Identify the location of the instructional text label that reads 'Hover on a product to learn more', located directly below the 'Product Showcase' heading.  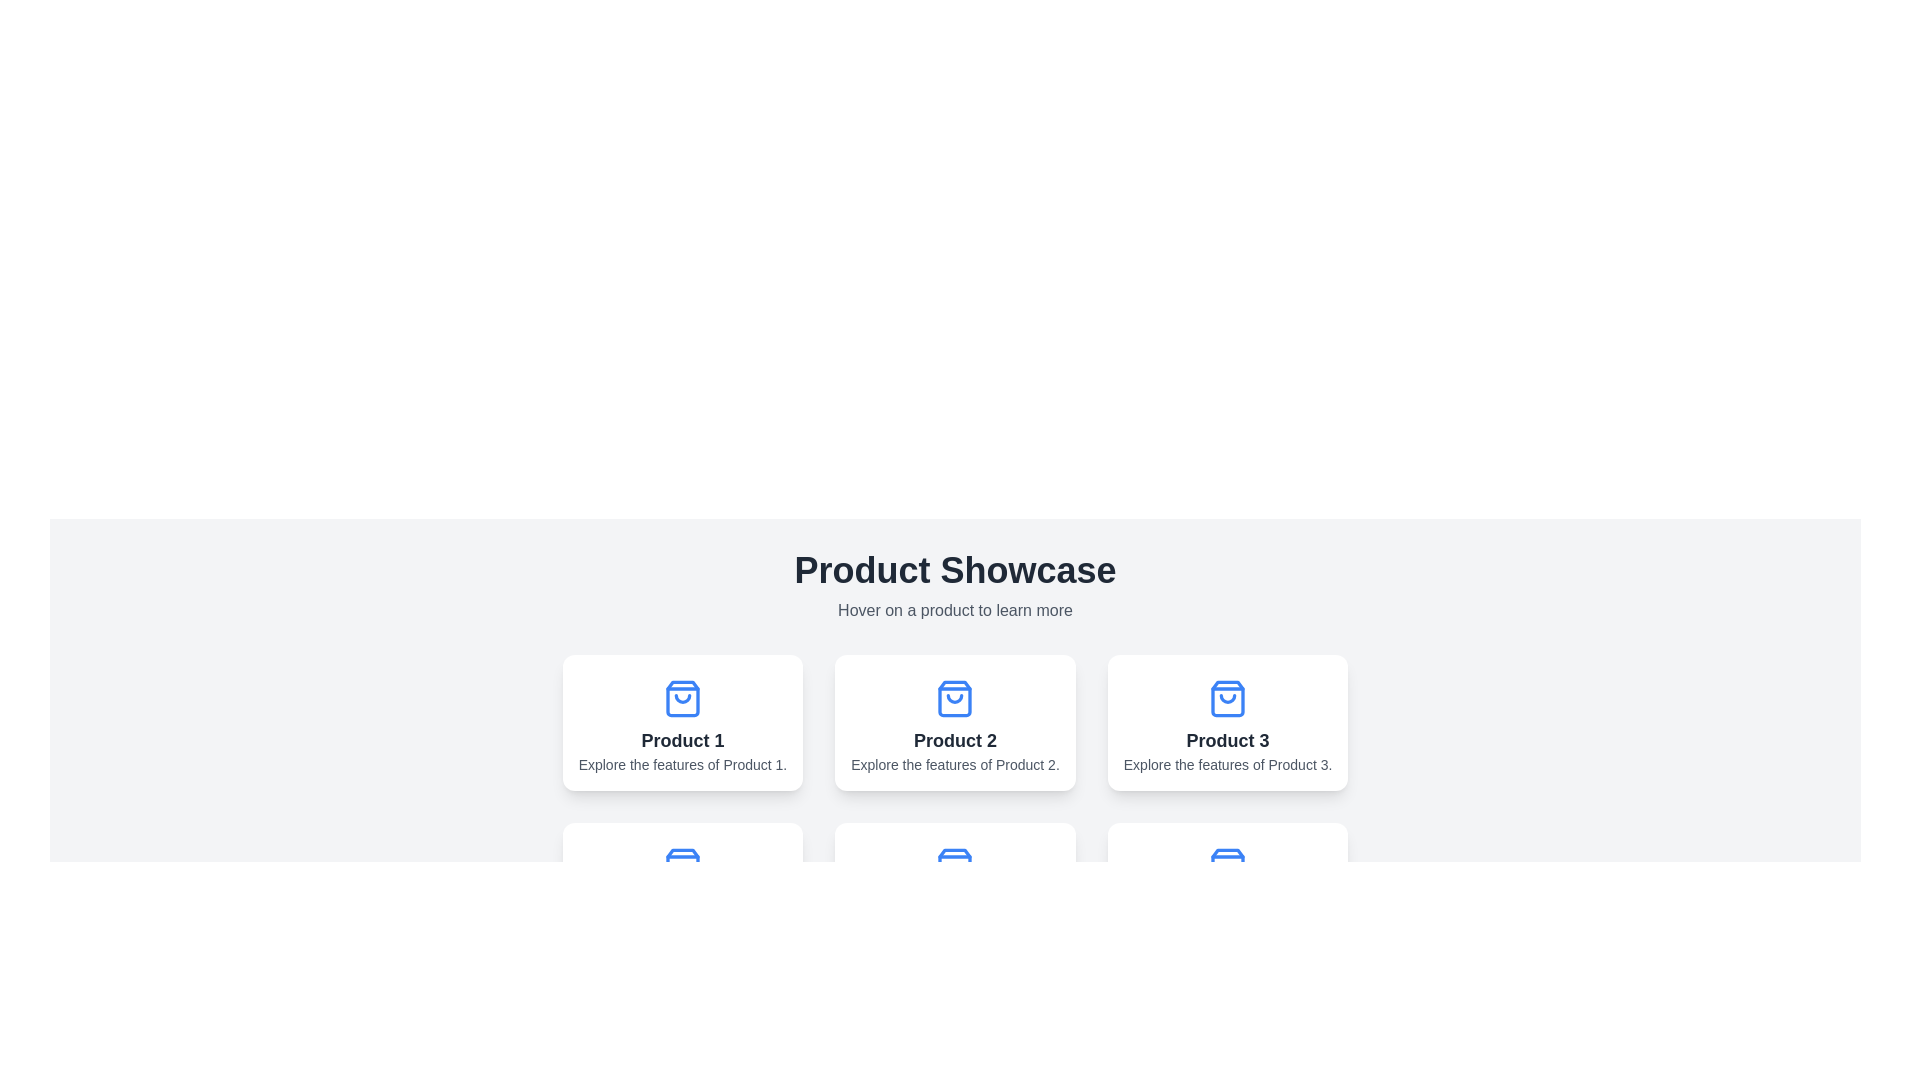
(954, 609).